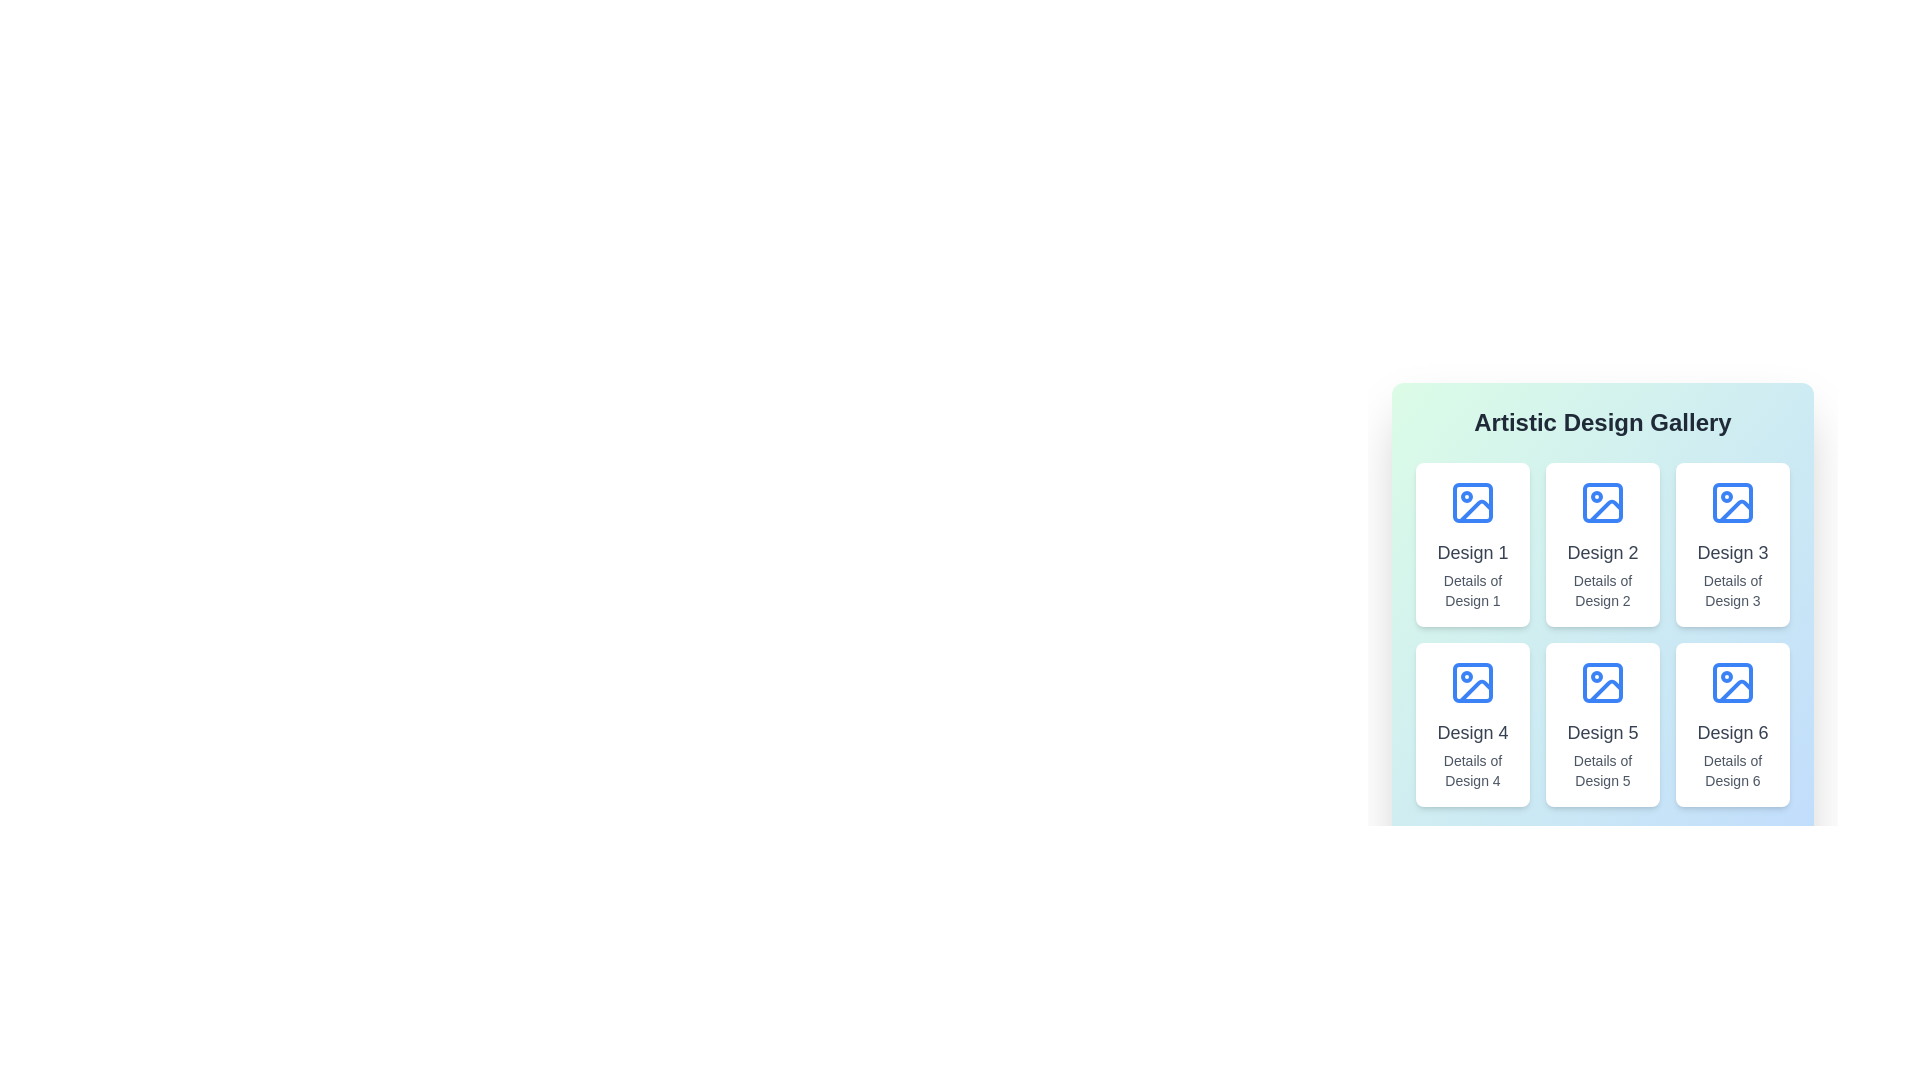 The image size is (1920, 1080). What do you see at coordinates (1731, 681) in the screenshot?
I see `the icon representing the visual-related function in the bottom-right card labeled 'Design 6' within the 'Artistic Design Gallery'` at bounding box center [1731, 681].